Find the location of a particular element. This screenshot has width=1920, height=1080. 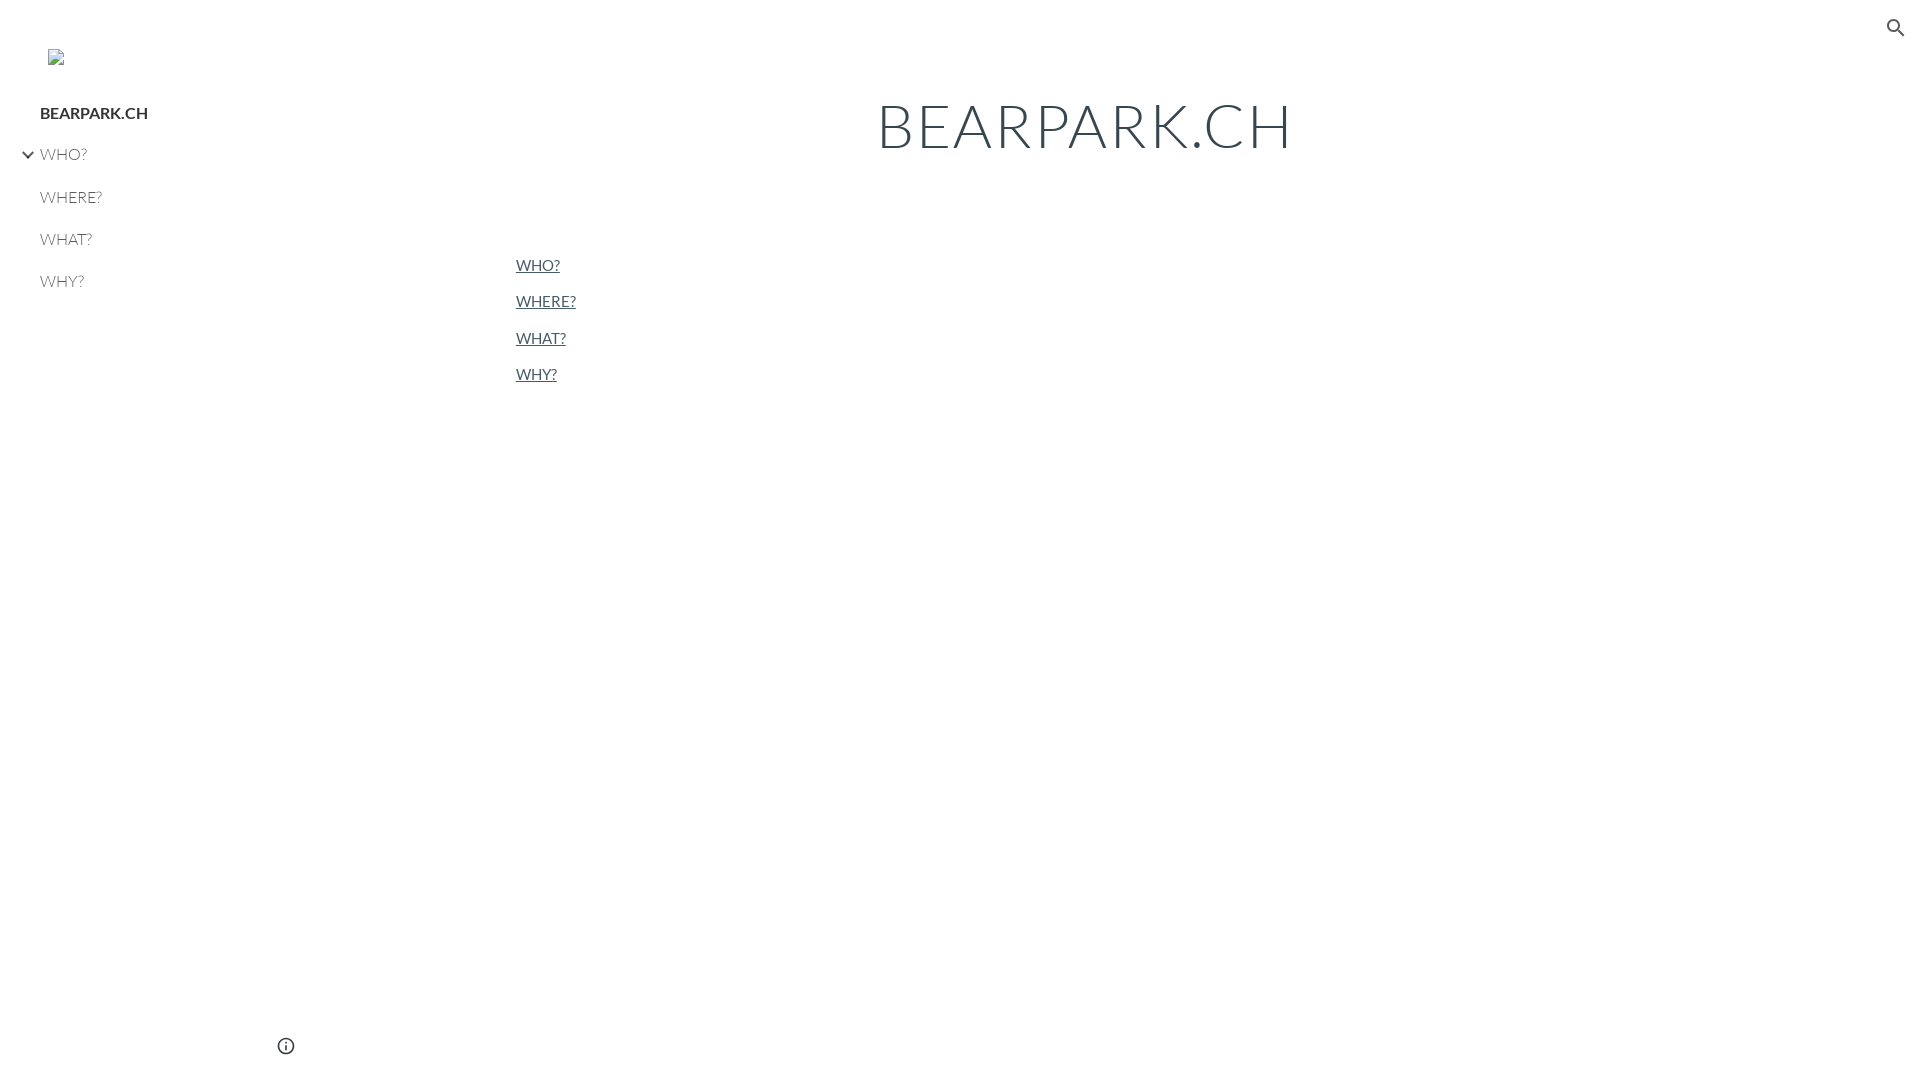

'WHY?' is located at coordinates (536, 374).